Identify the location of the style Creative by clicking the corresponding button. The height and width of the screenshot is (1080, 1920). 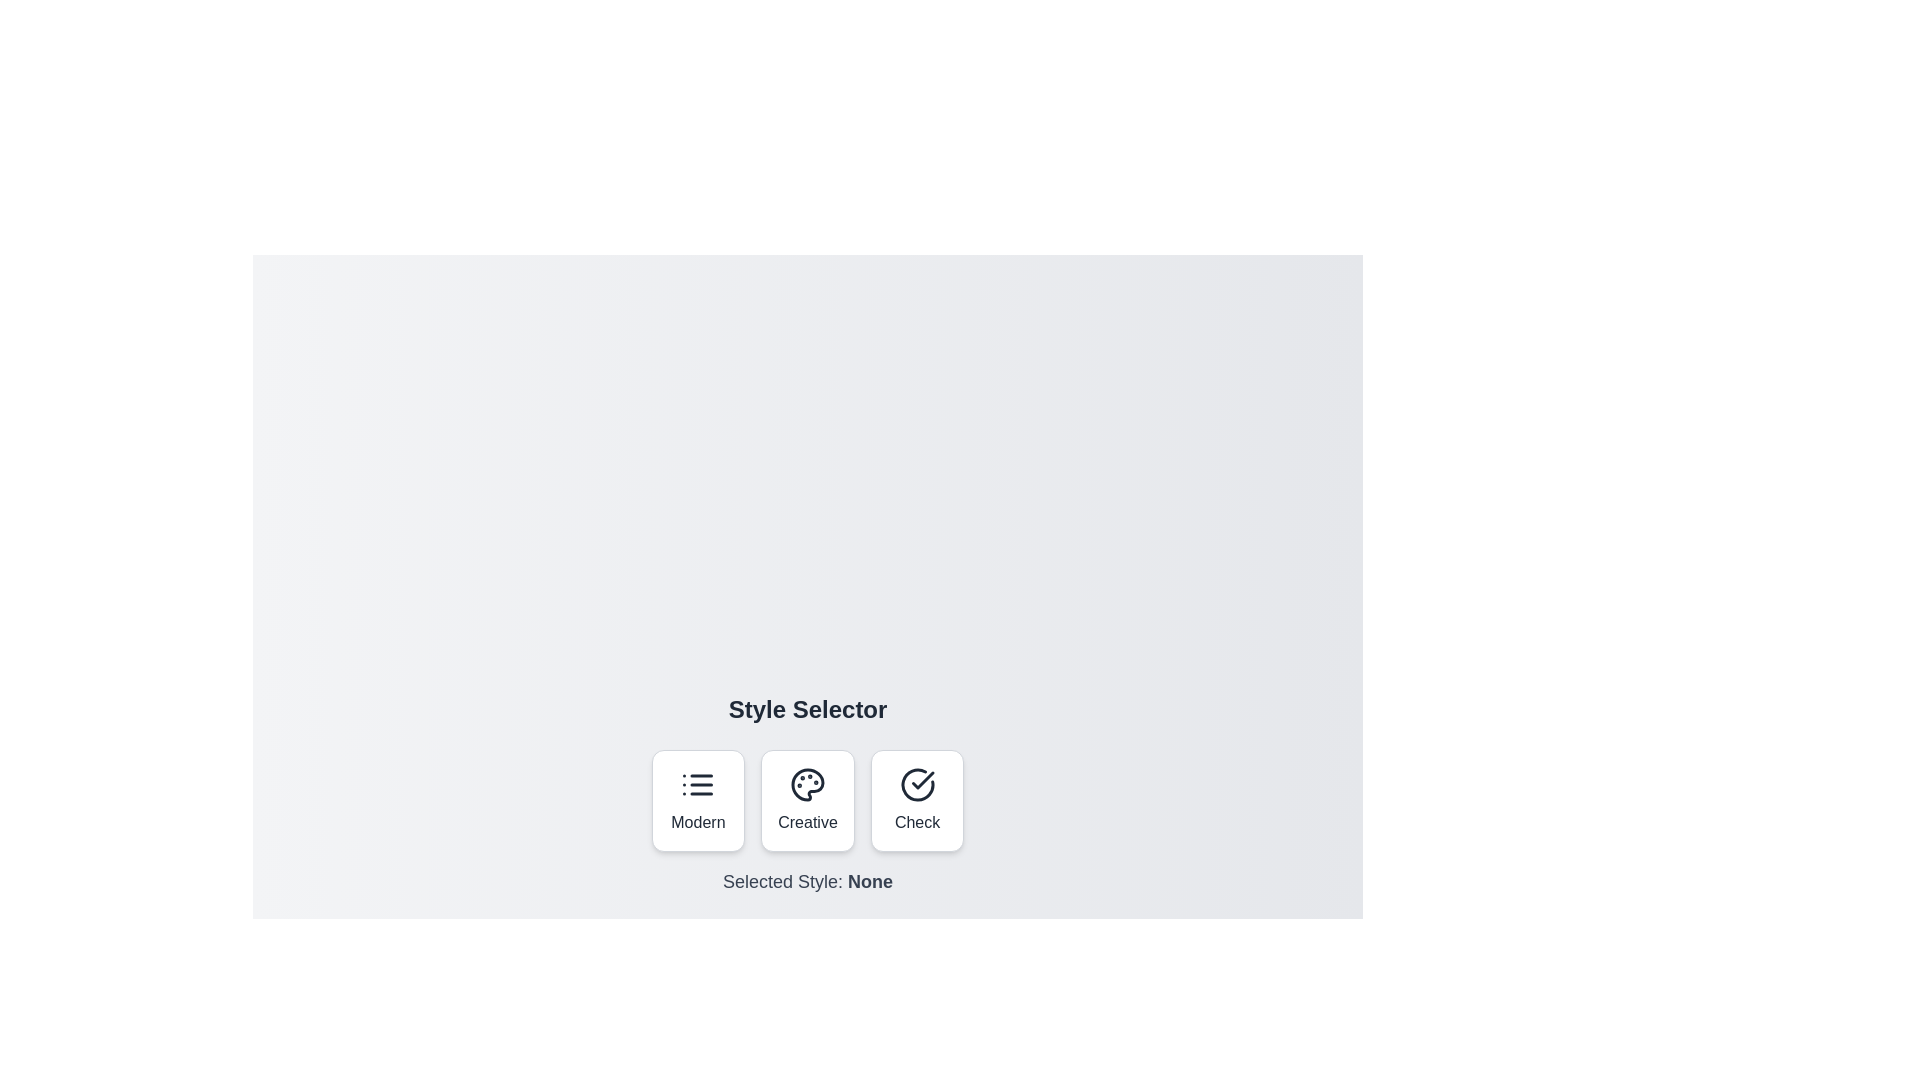
(807, 800).